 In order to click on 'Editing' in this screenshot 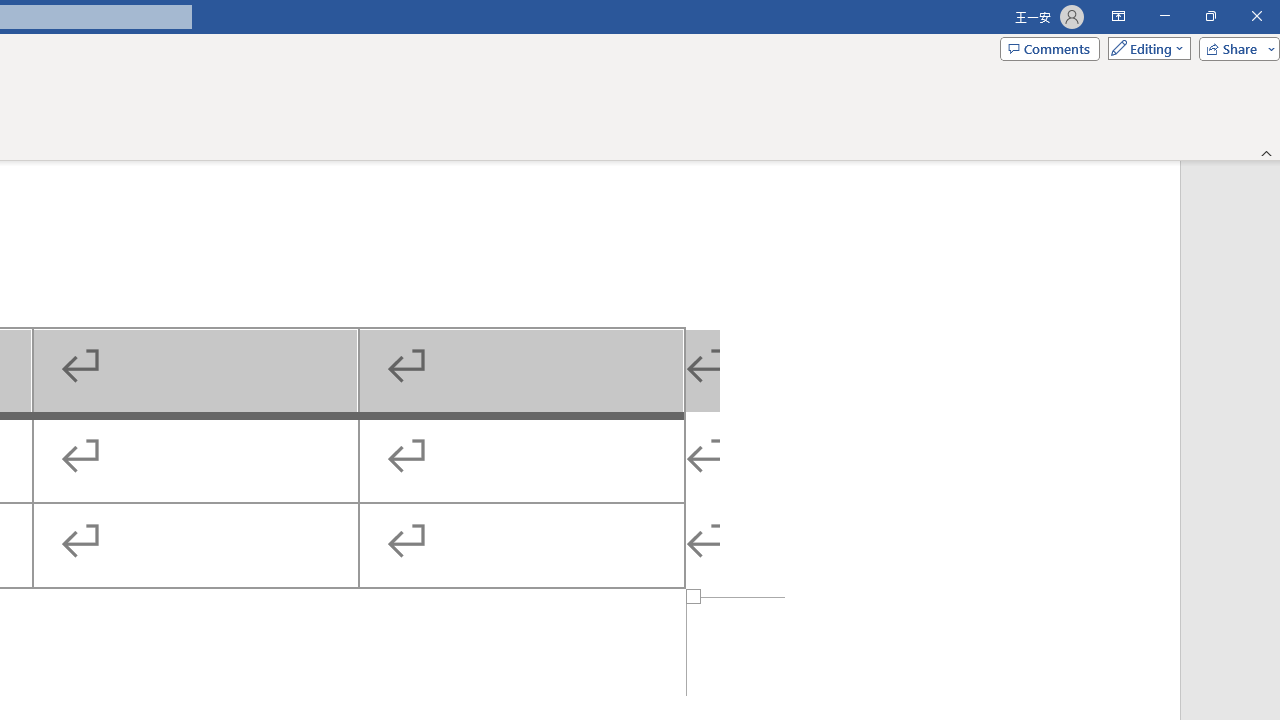, I will do `click(1144, 47)`.